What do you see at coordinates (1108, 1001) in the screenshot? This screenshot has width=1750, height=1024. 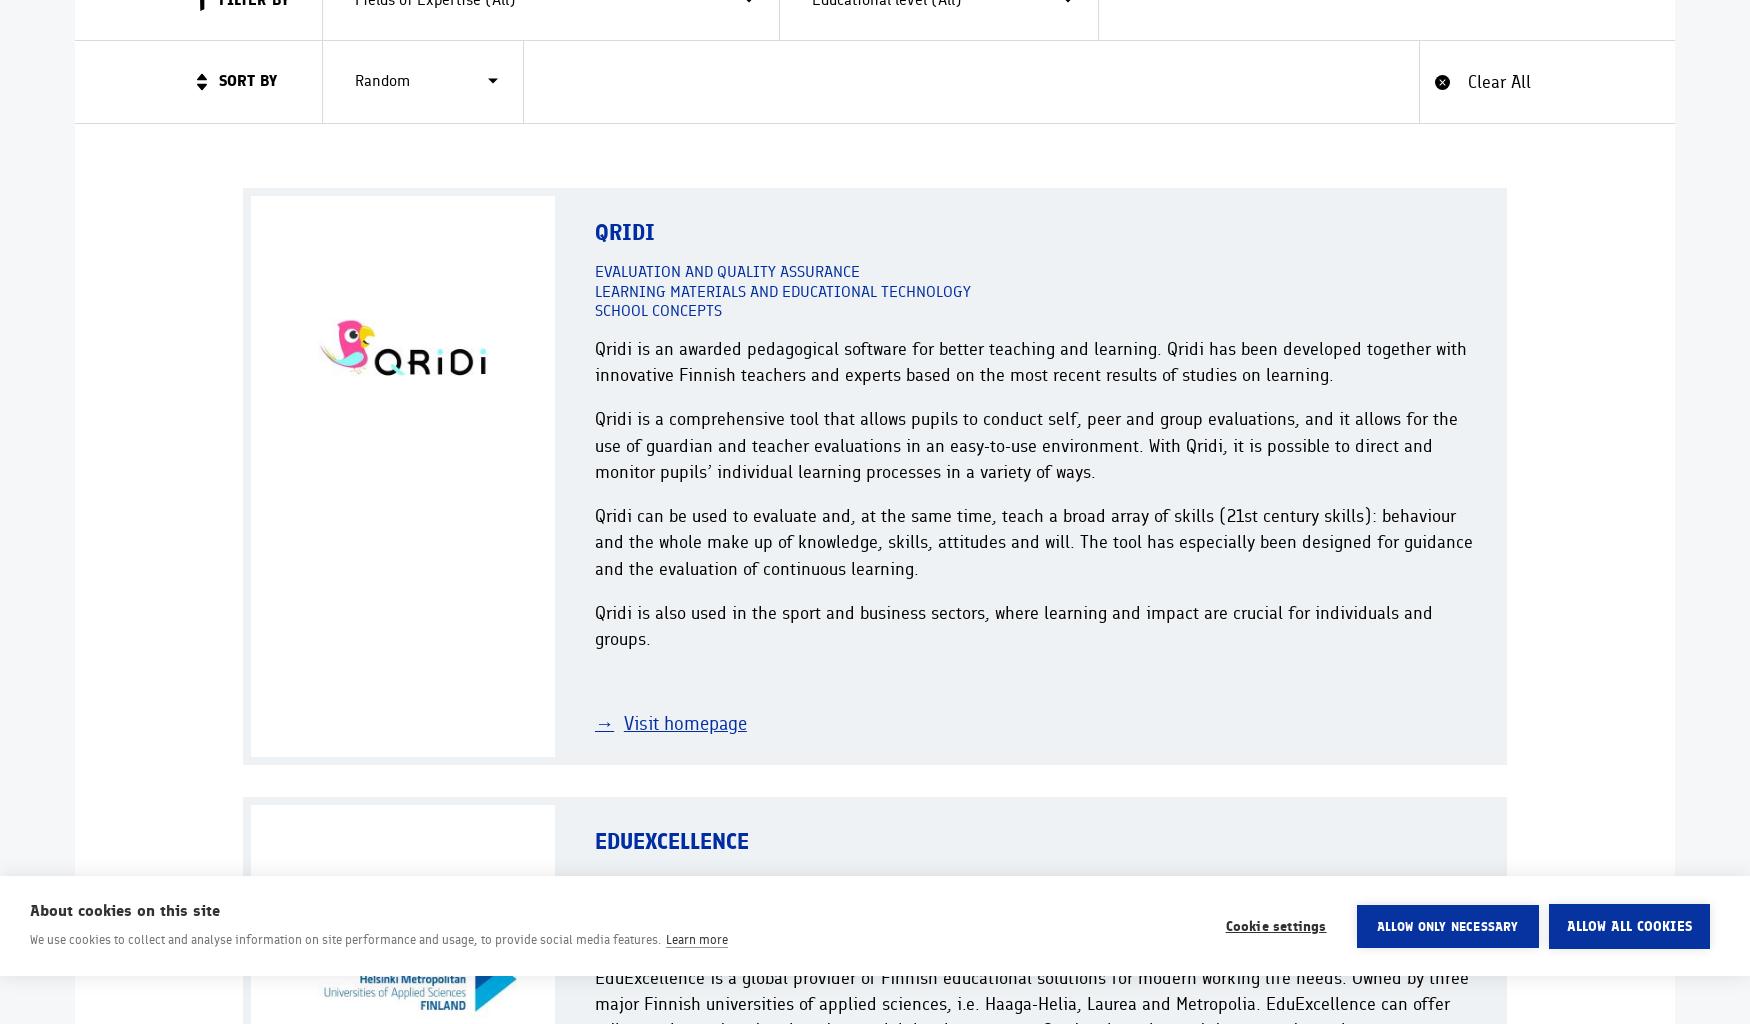 I see `'i.e. Haaga-Helia, Laurea and Metropolia.'` at bounding box center [1108, 1001].